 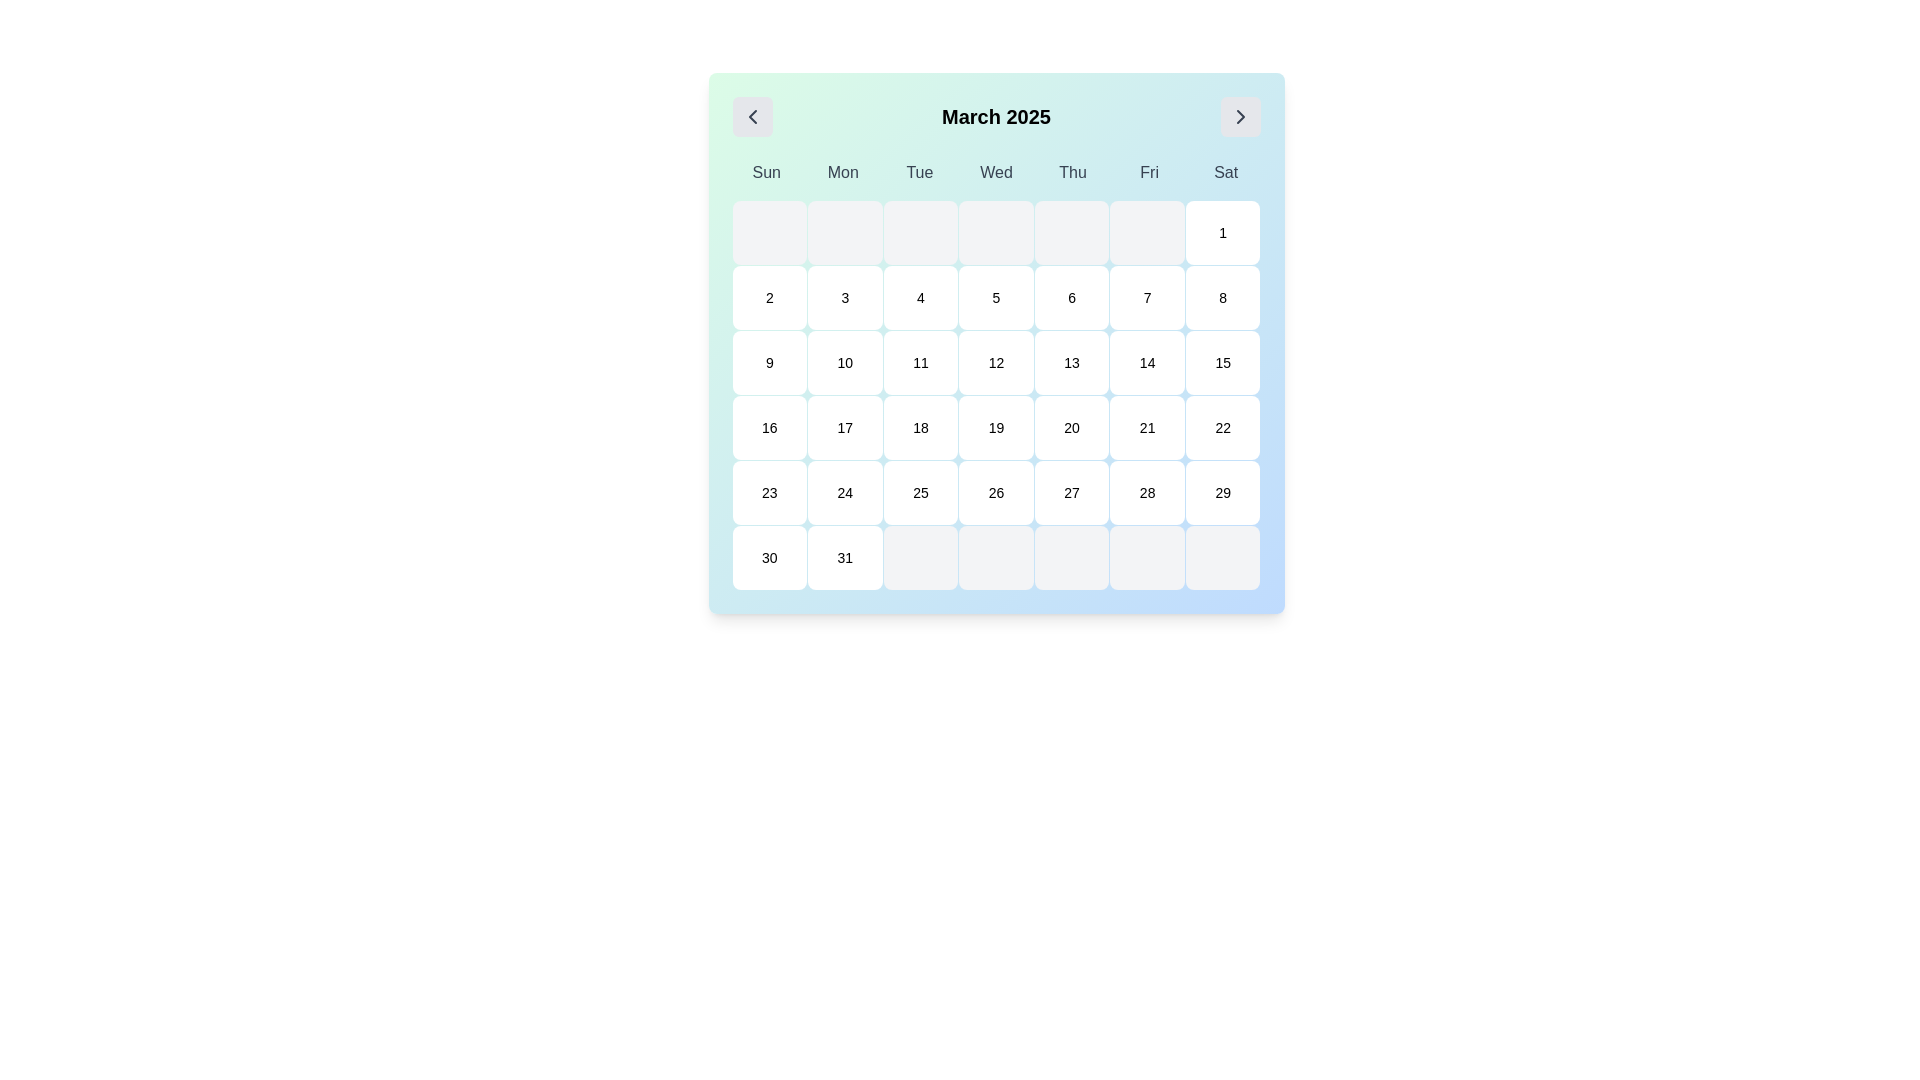 I want to click on the non-interactive calendar date cell located in the last row, third from the left, characterized by its square shape, light gray background, and rounded corners, so click(x=919, y=558).